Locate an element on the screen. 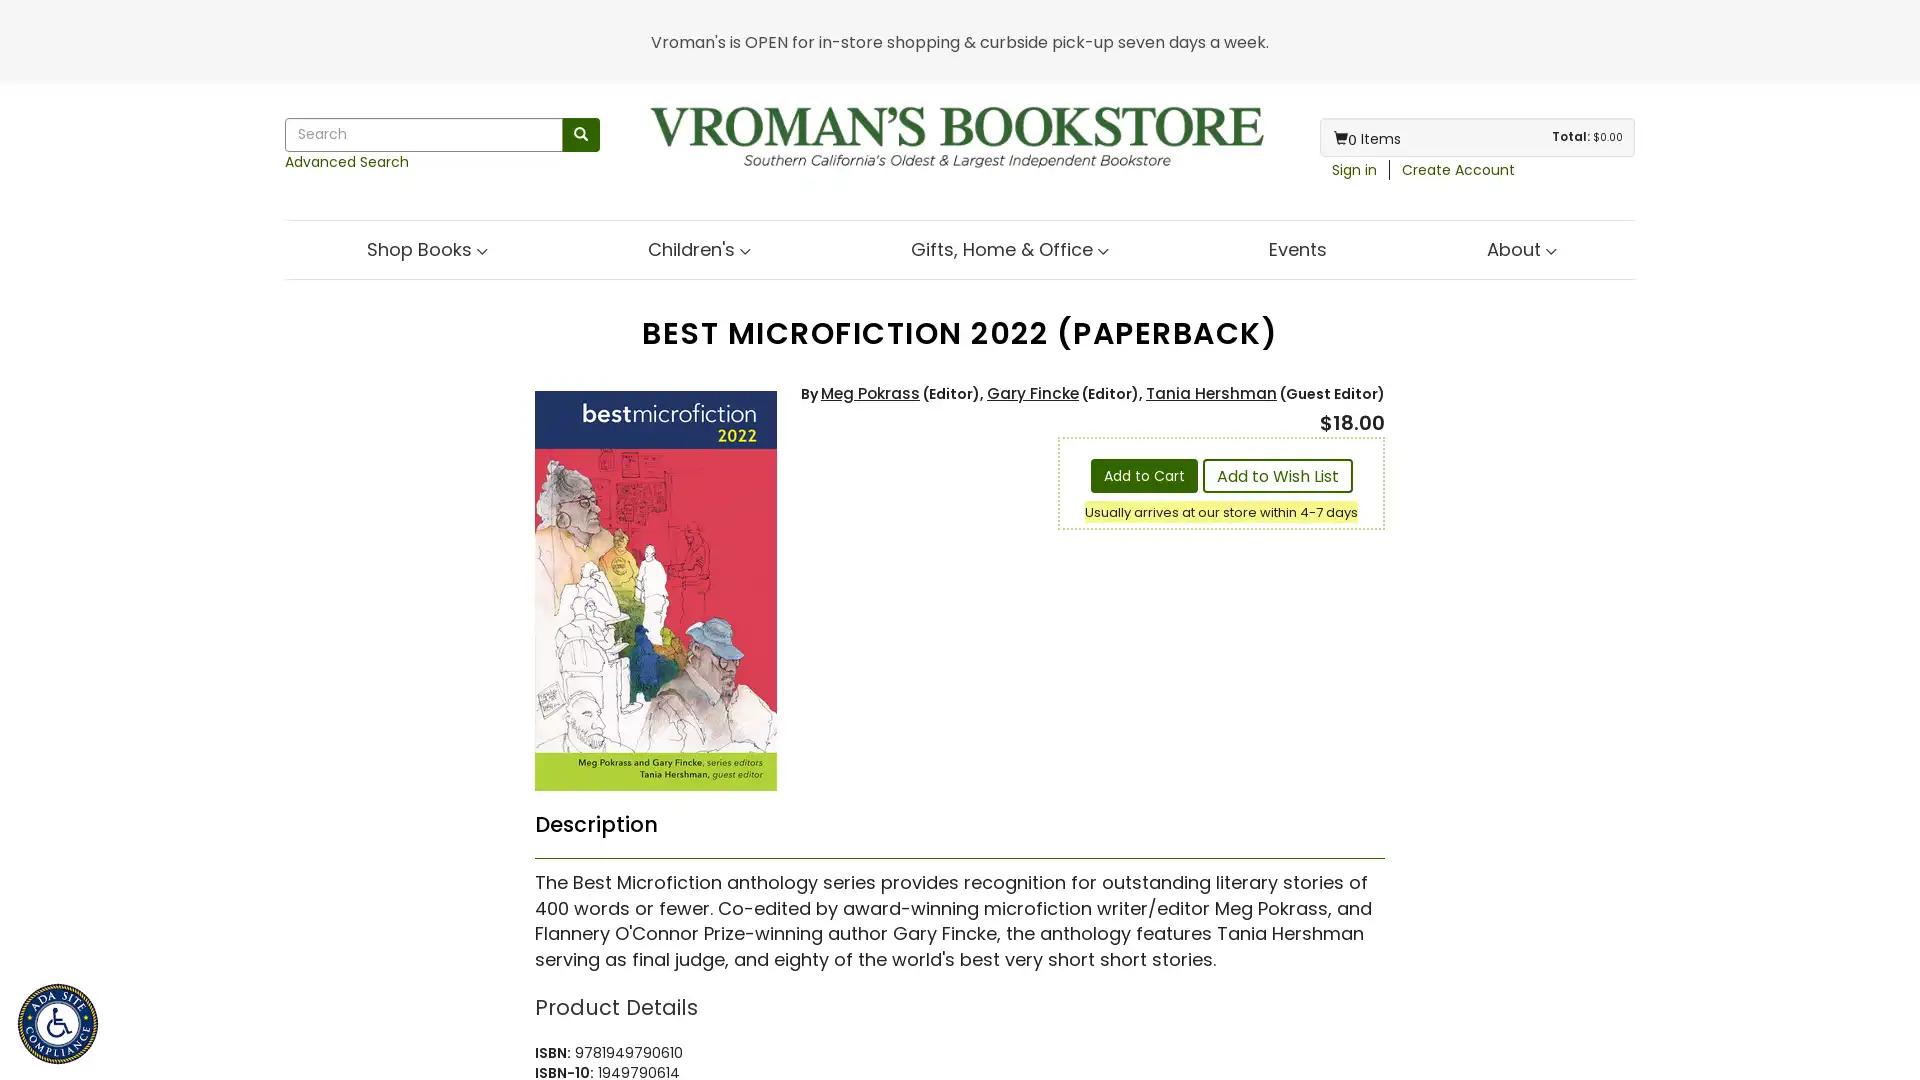 Image resolution: width=1920 pixels, height=1080 pixels. ADA Site Compliance Accessibility Menu is located at coordinates (57, 1023).